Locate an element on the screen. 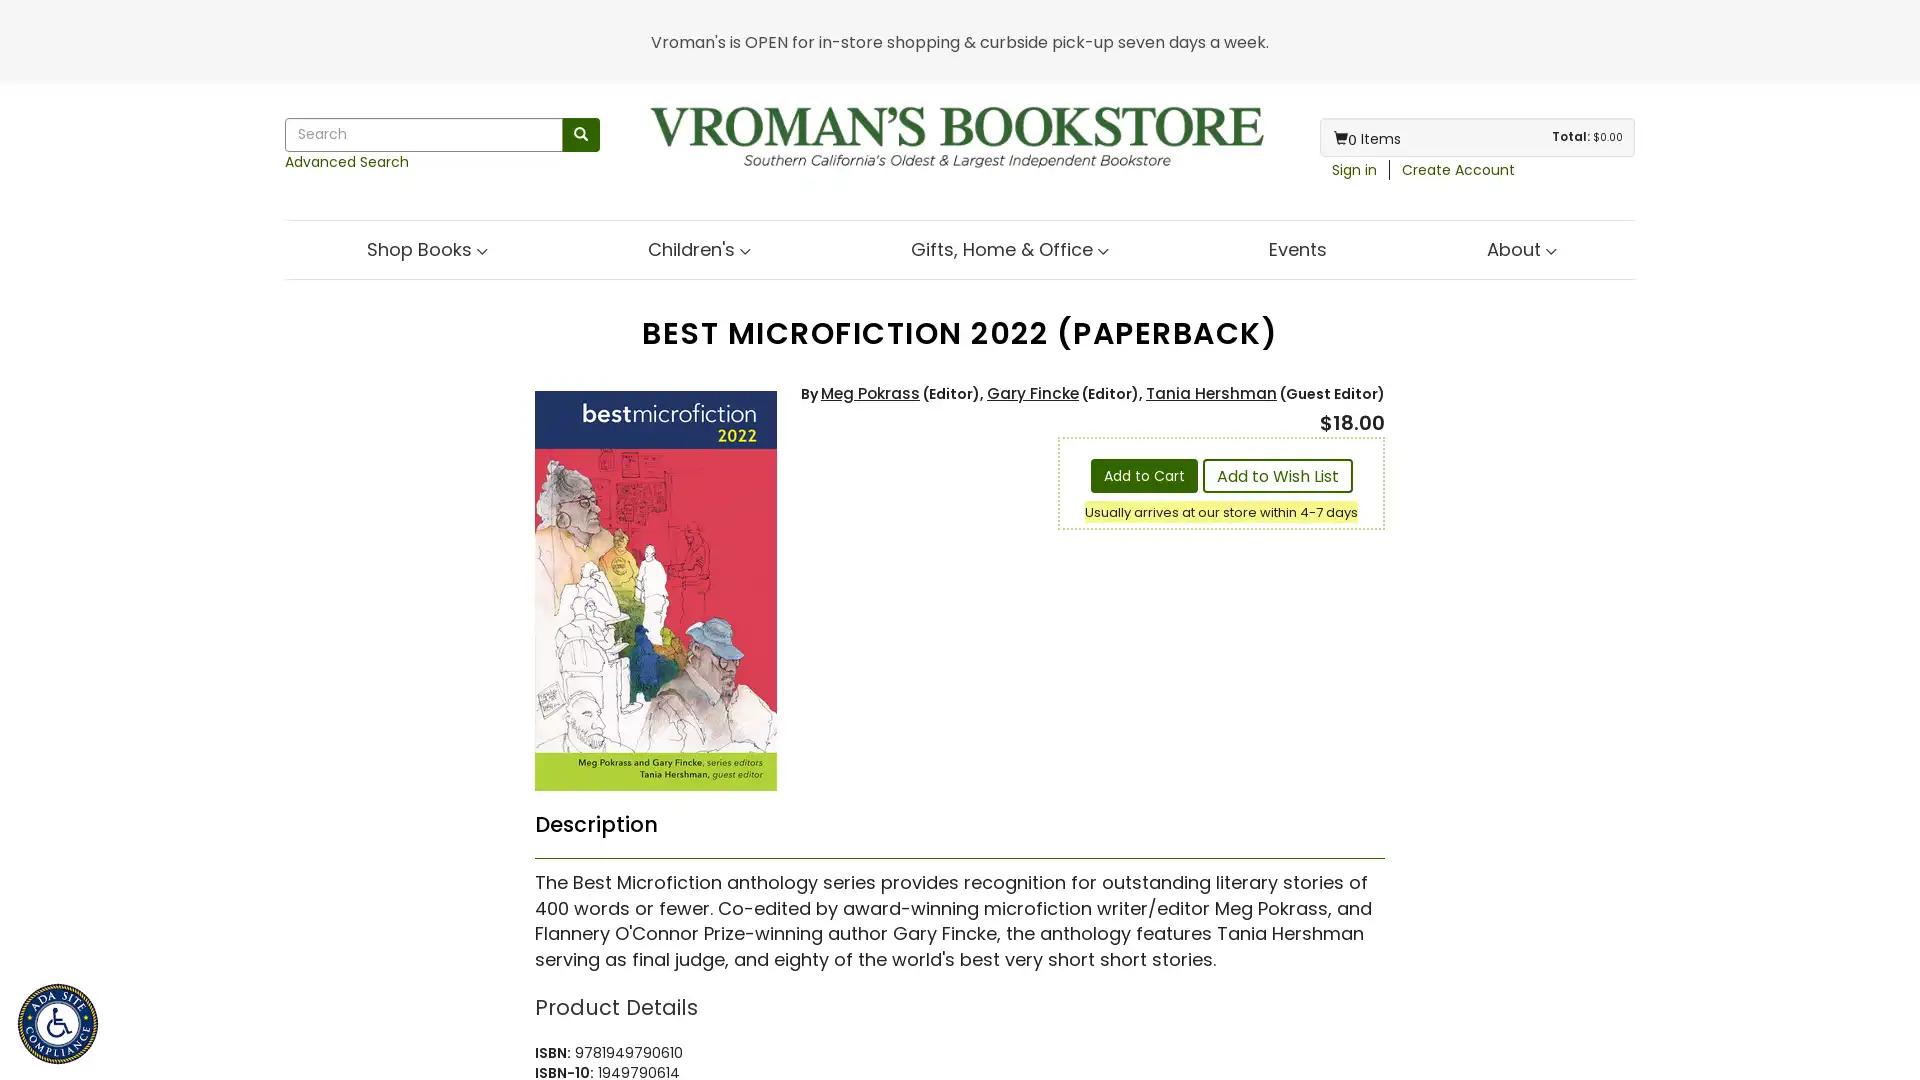 Image resolution: width=1920 pixels, height=1080 pixels. ADA Site Compliance Accessibility Menu is located at coordinates (57, 1023).